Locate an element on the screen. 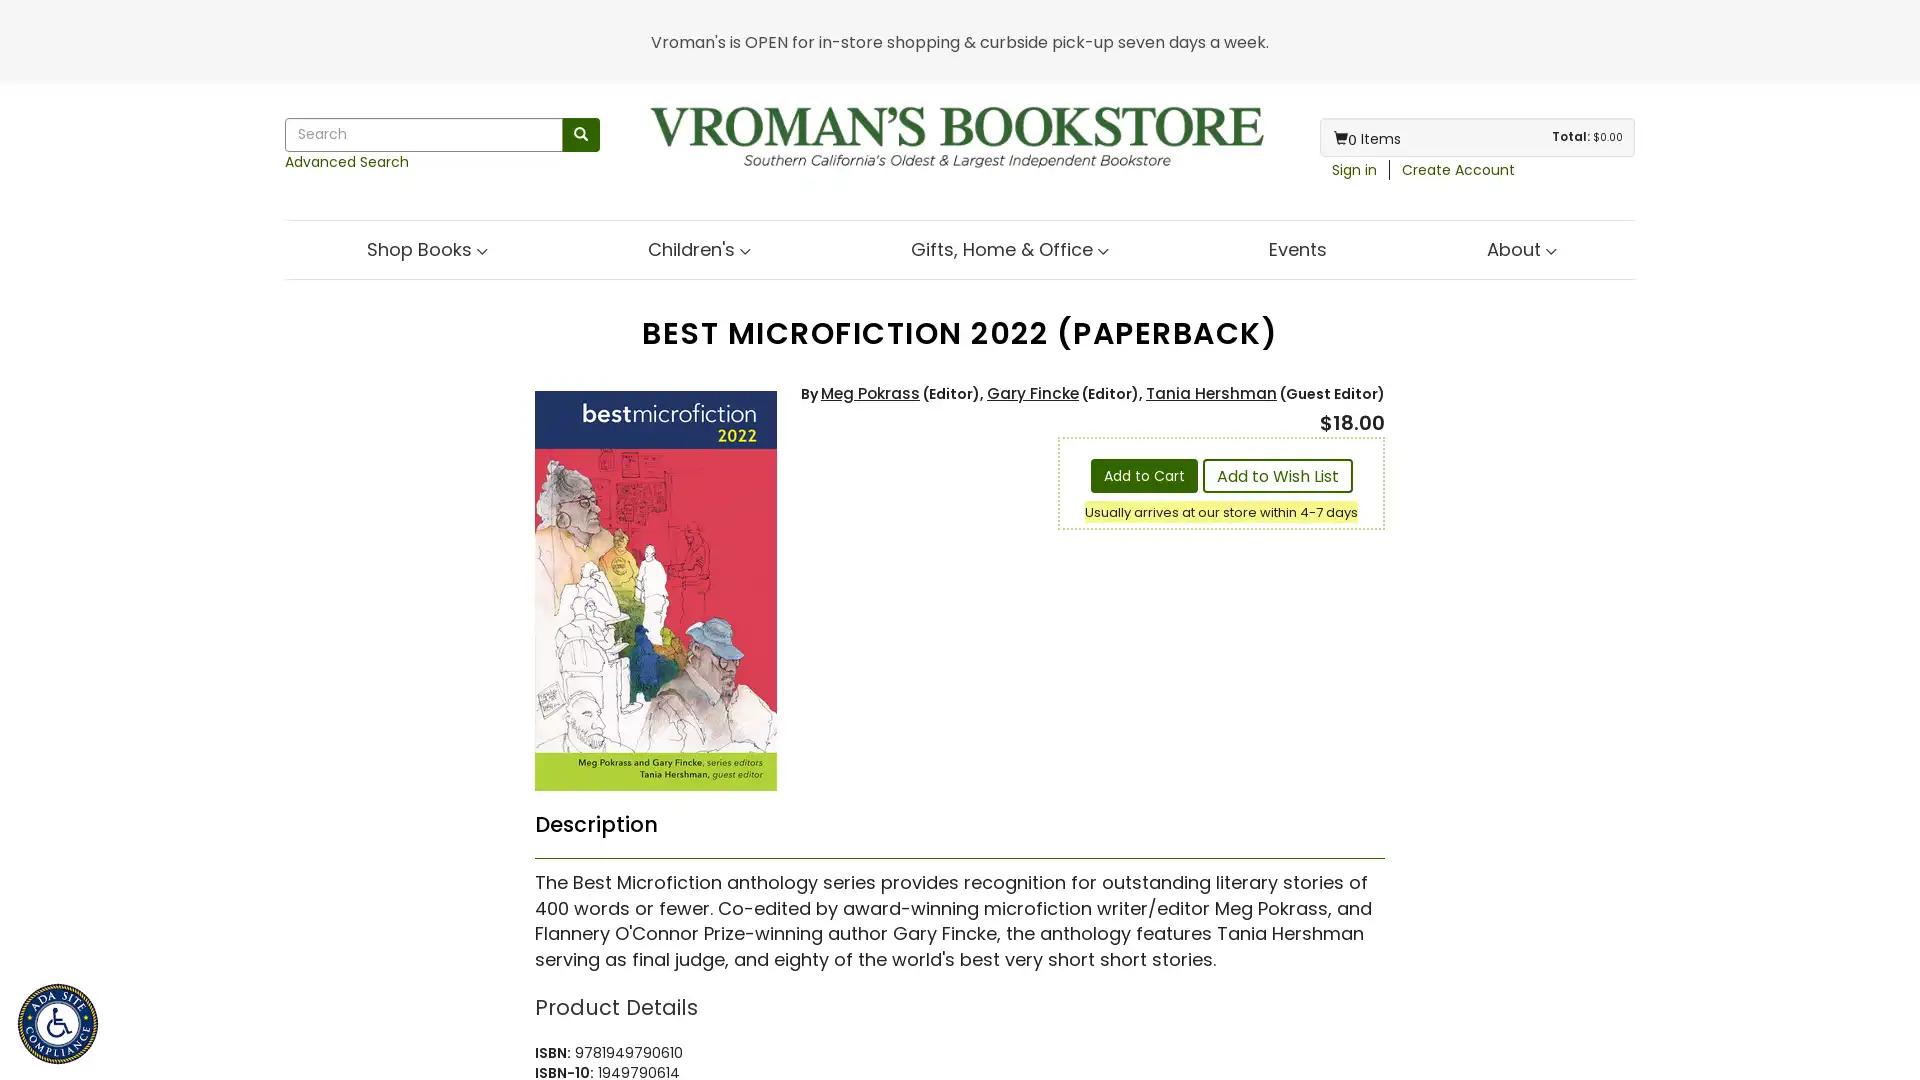 Image resolution: width=1920 pixels, height=1080 pixels. ADA Site Compliance Accessibility Menu is located at coordinates (57, 1023).